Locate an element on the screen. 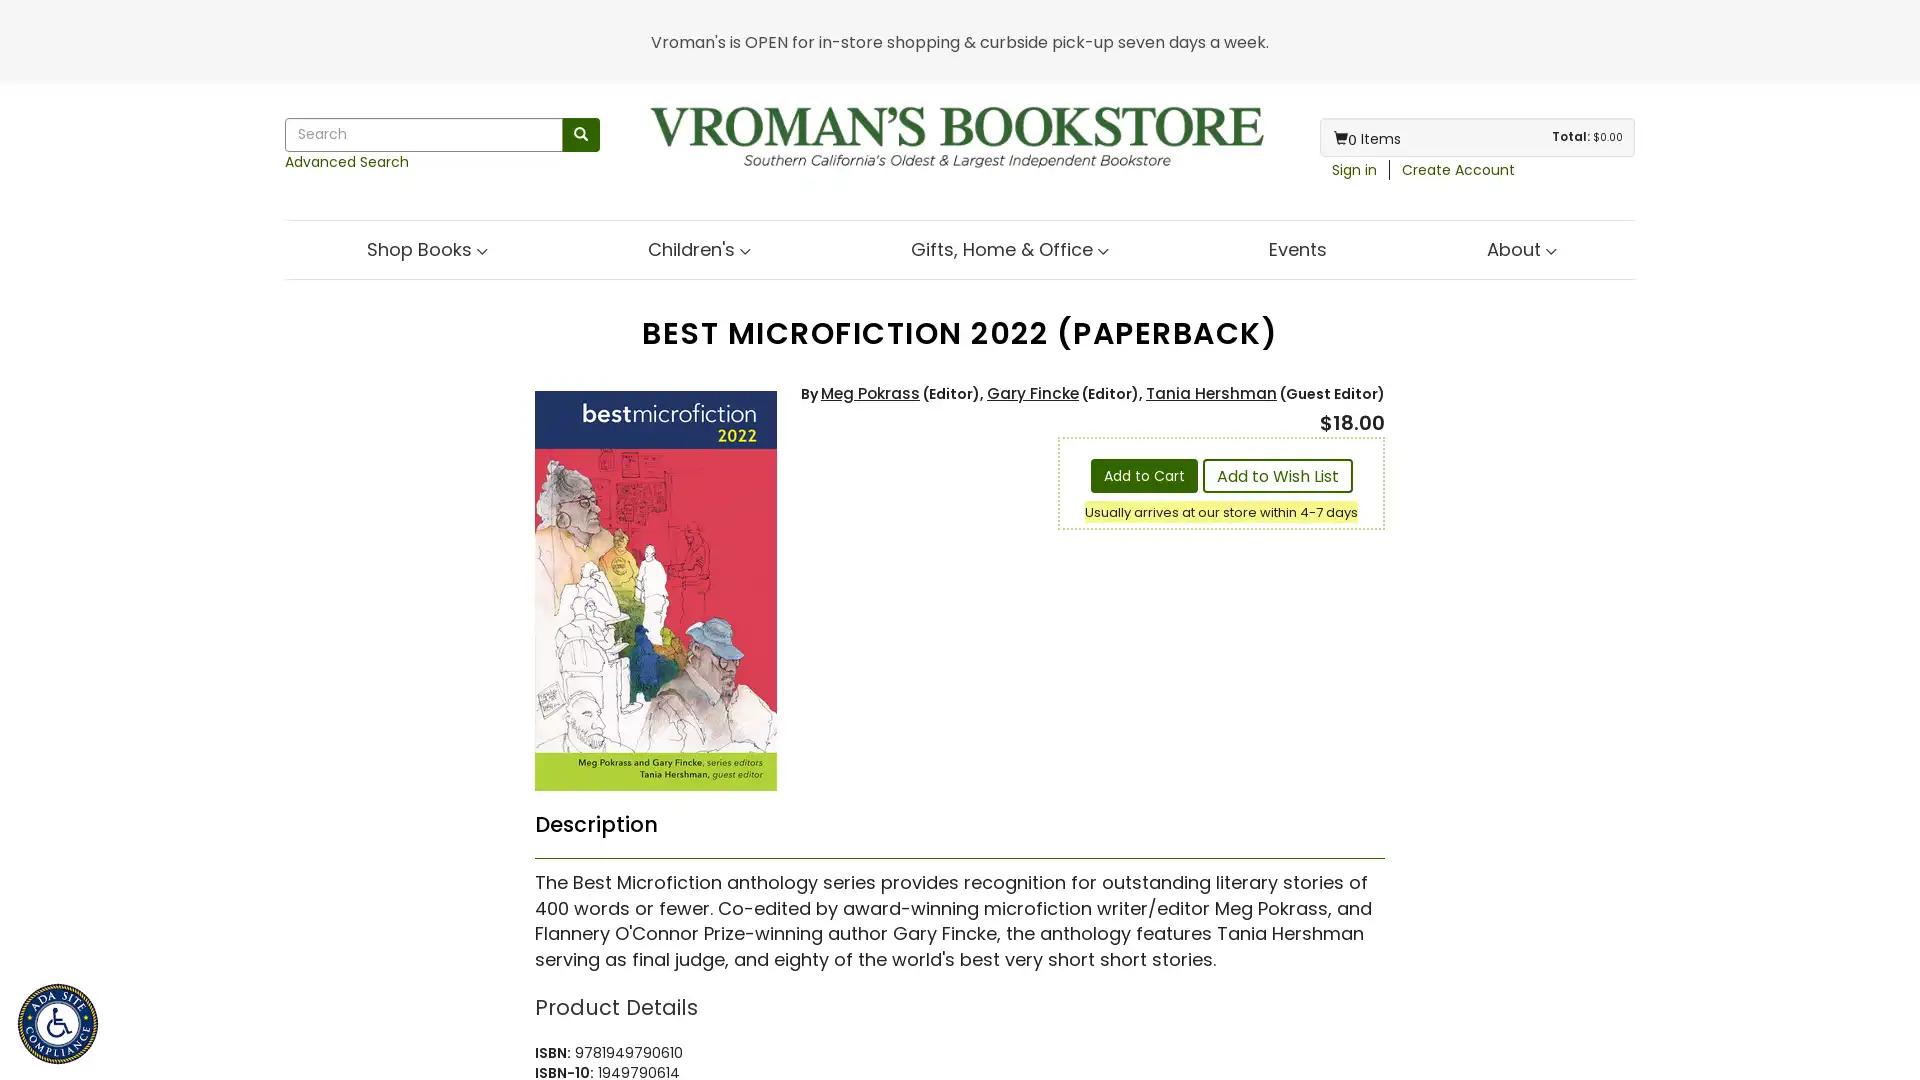 Image resolution: width=1920 pixels, height=1080 pixels. ADA Site Compliance Accessibility Menu is located at coordinates (57, 1023).